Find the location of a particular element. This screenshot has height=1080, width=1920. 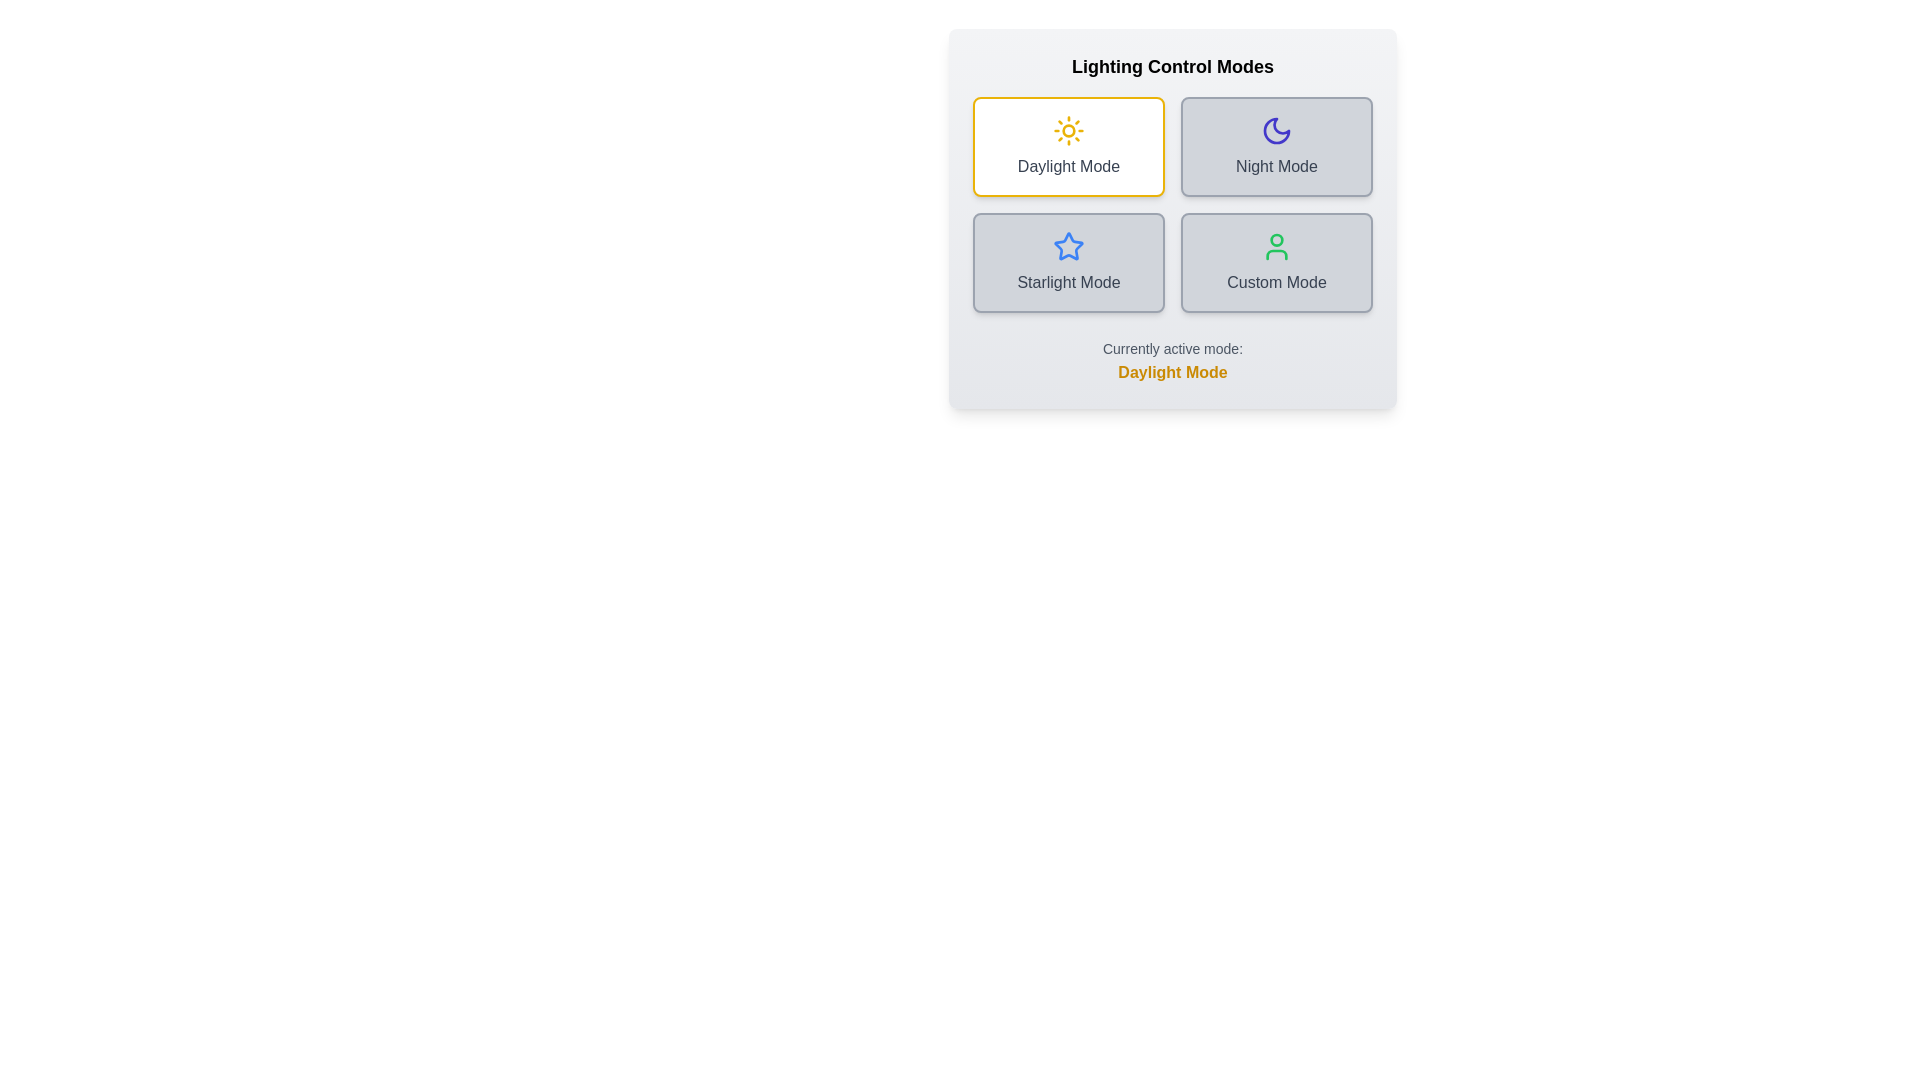

the button corresponding to the desired lighting mode Starlight Mode is located at coordinates (1068, 261).